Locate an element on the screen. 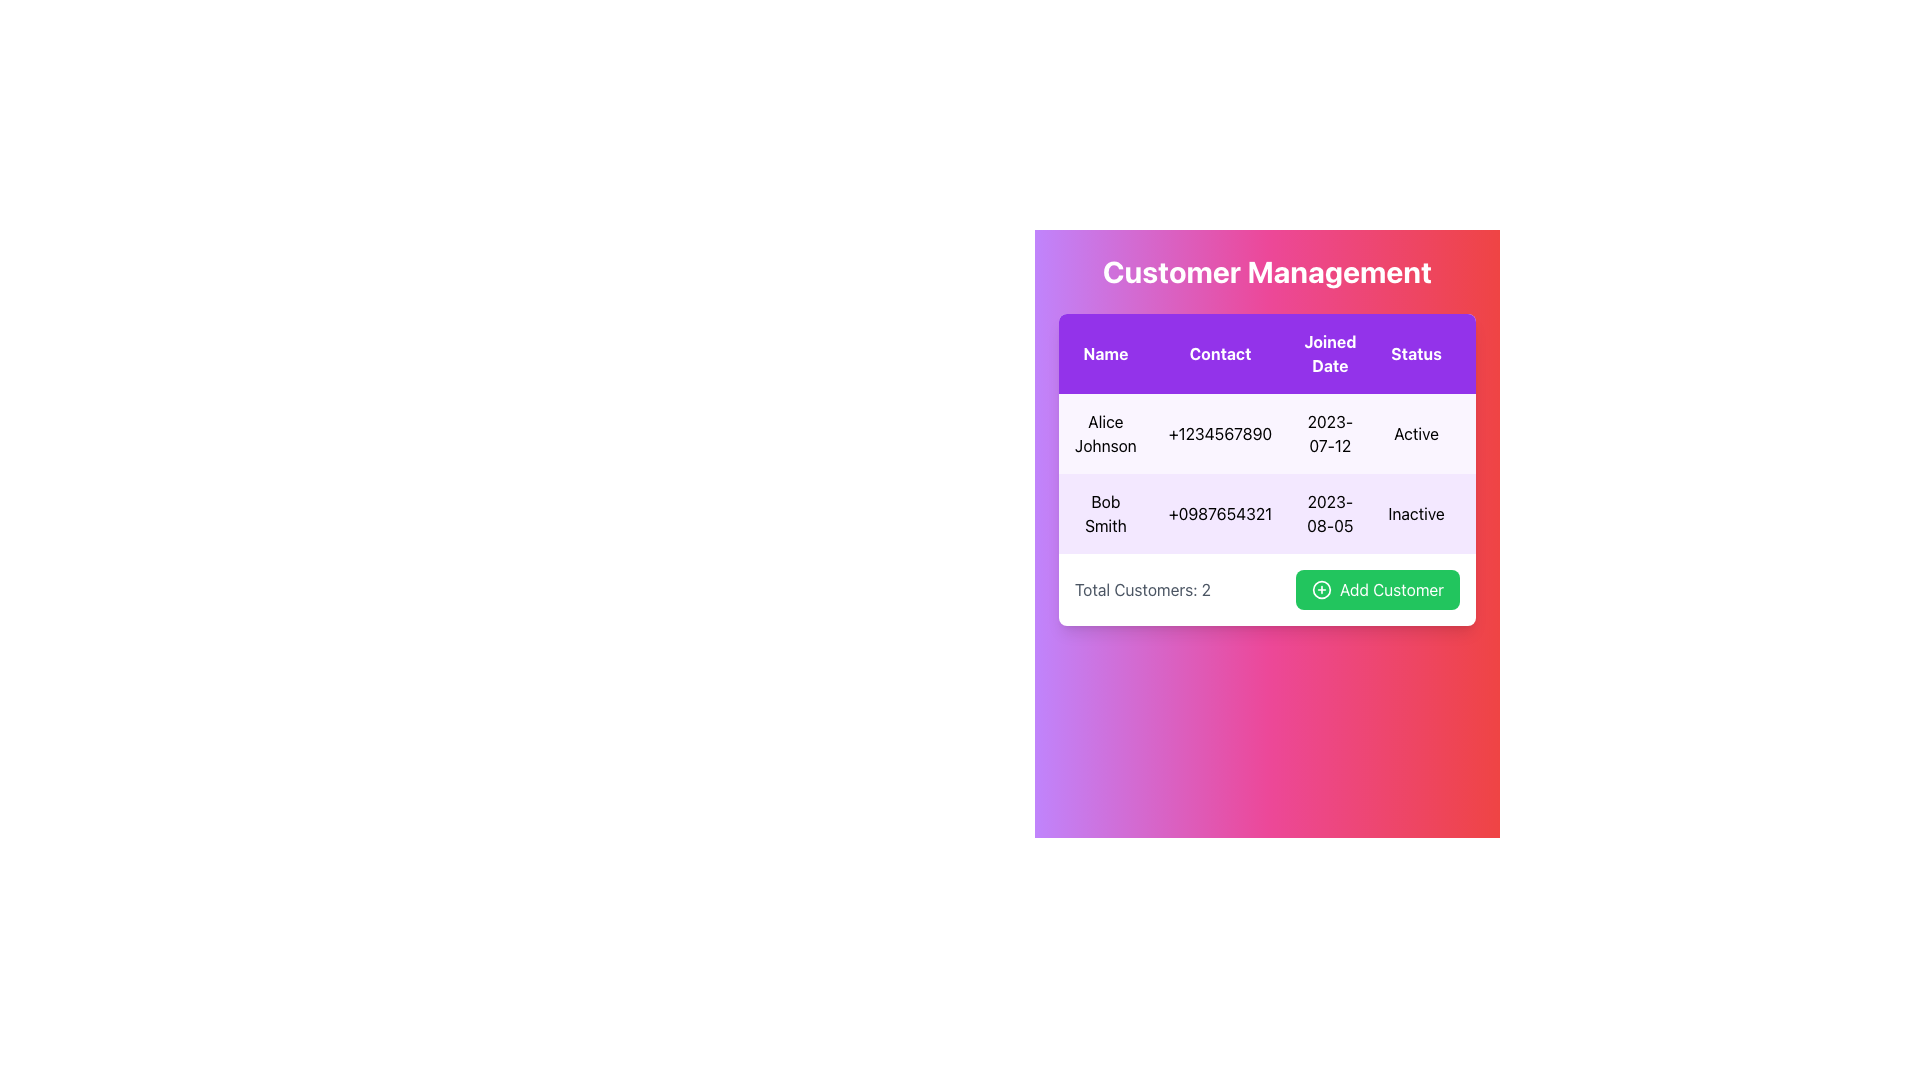  the text label inside the green button at the bottom-right corner of the customer management module is located at coordinates (1390, 589).